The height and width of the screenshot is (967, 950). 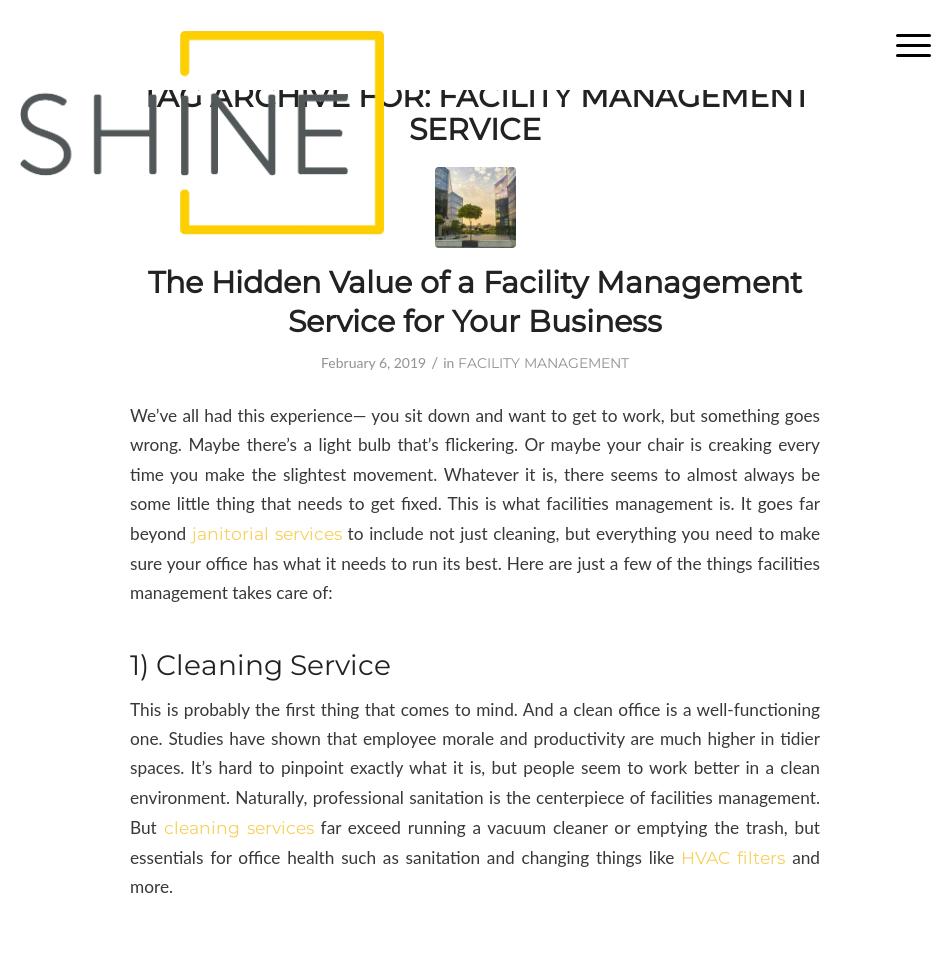 What do you see at coordinates (372, 362) in the screenshot?
I see `'February 6, 2019'` at bounding box center [372, 362].